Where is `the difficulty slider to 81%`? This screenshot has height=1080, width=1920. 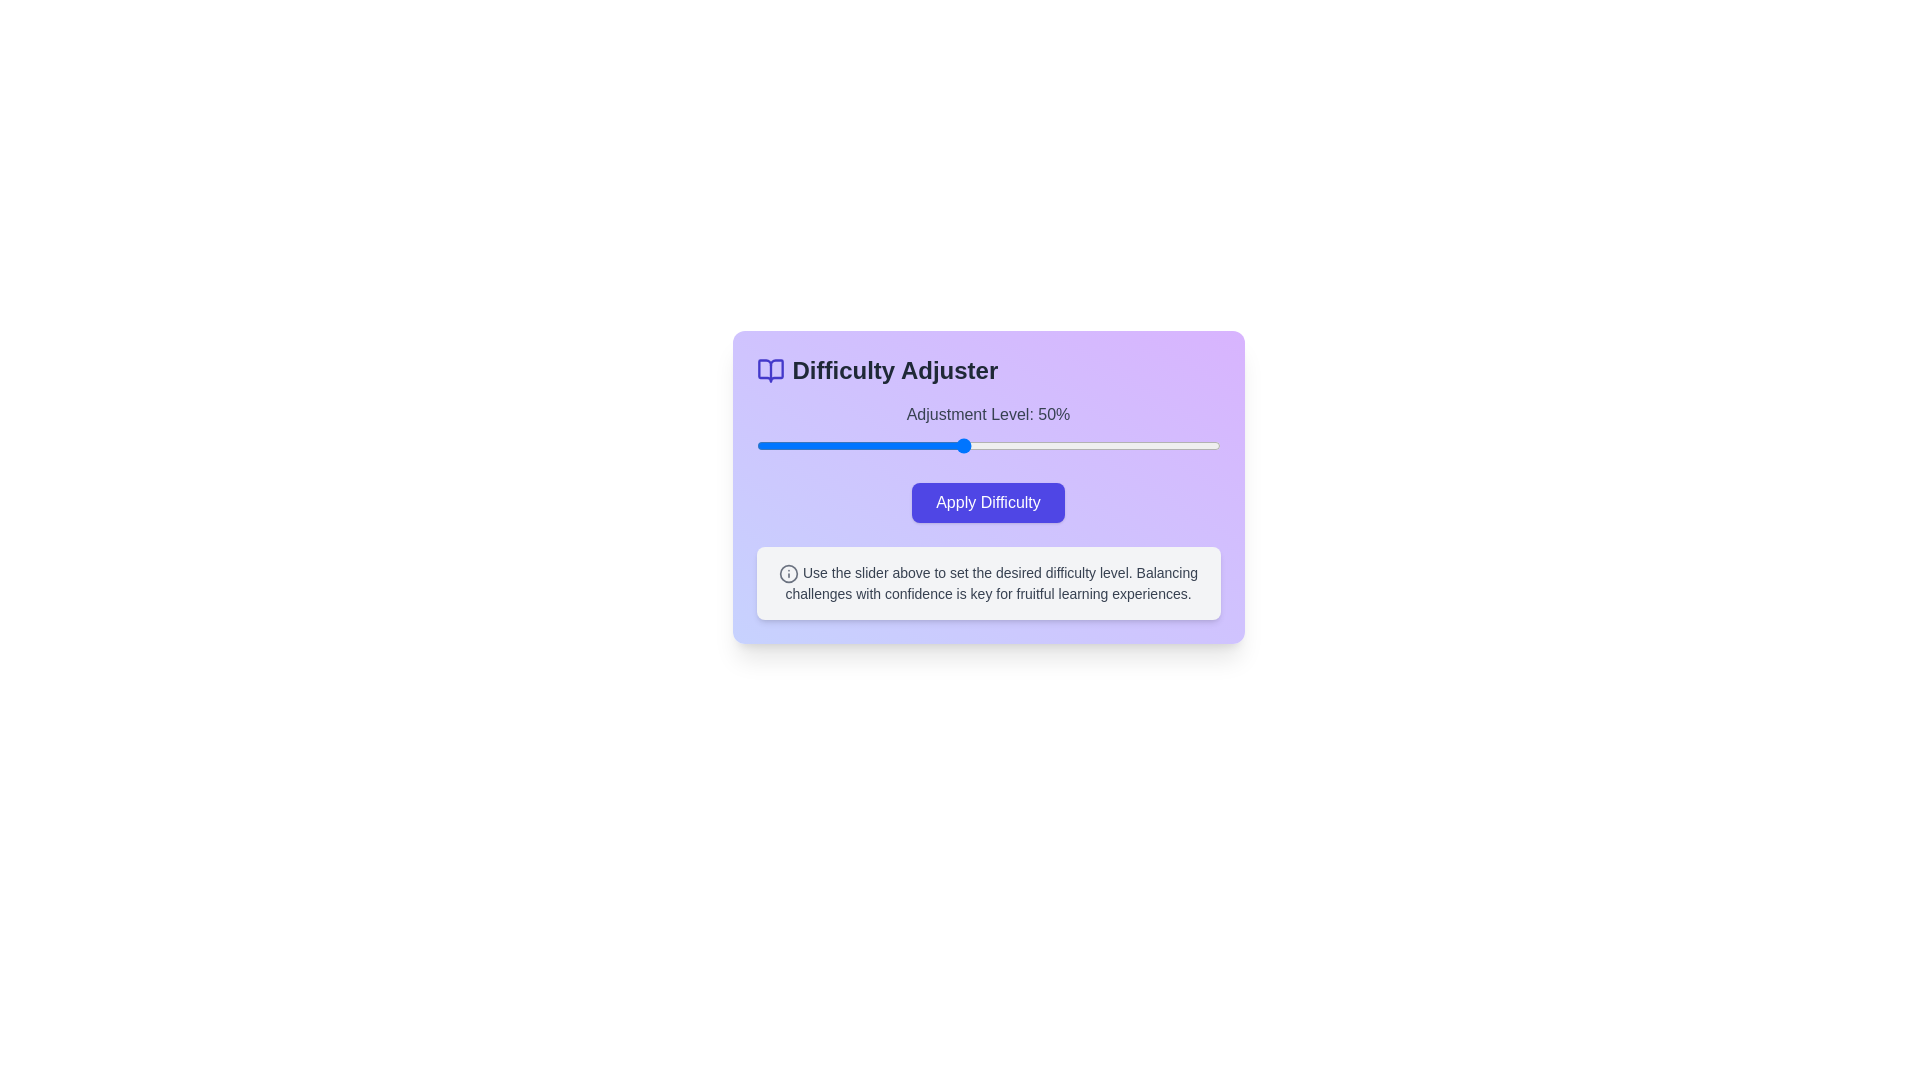 the difficulty slider to 81% is located at coordinates (1122, 445).